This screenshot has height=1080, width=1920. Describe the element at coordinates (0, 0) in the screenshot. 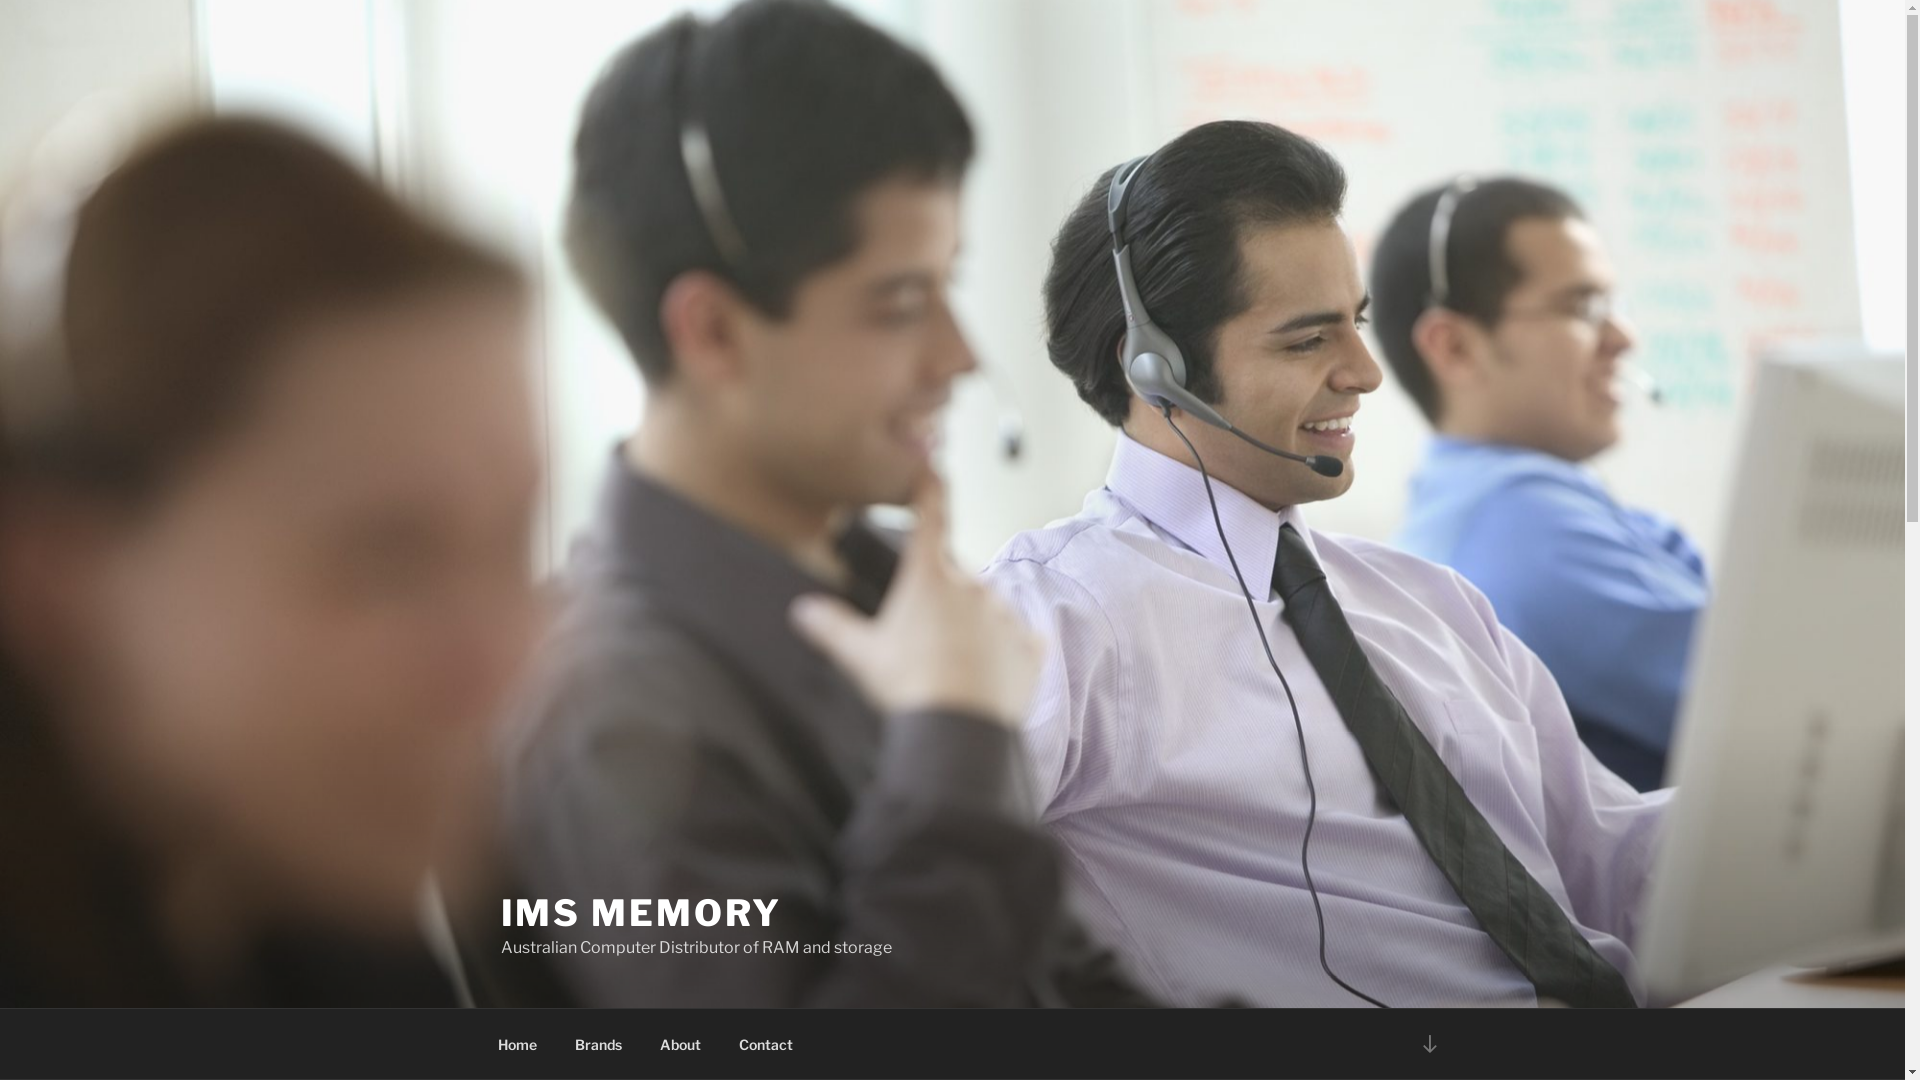

I see `'Skip to content'` at that location.